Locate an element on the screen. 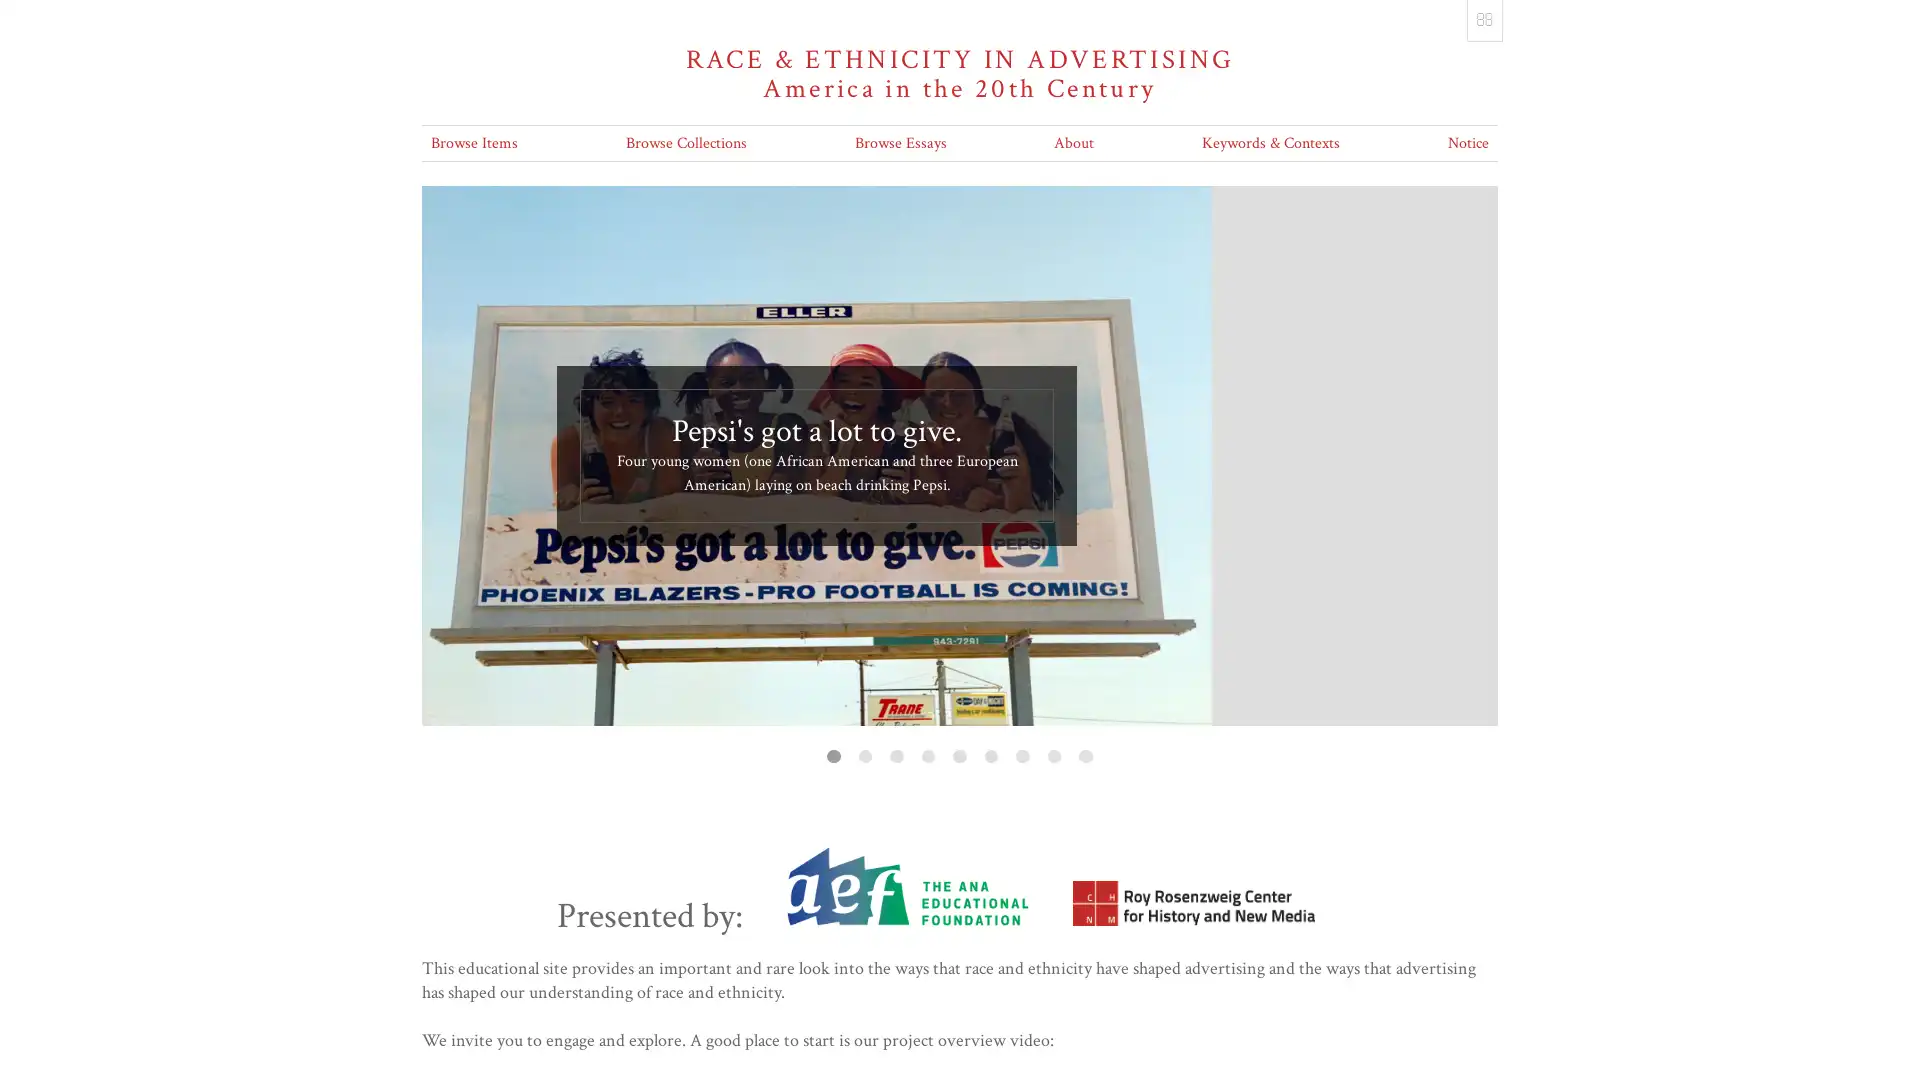 Image resolution: width=1920 pixels, height=1080 pixels. 9 is located at coordinates (1084, 756).